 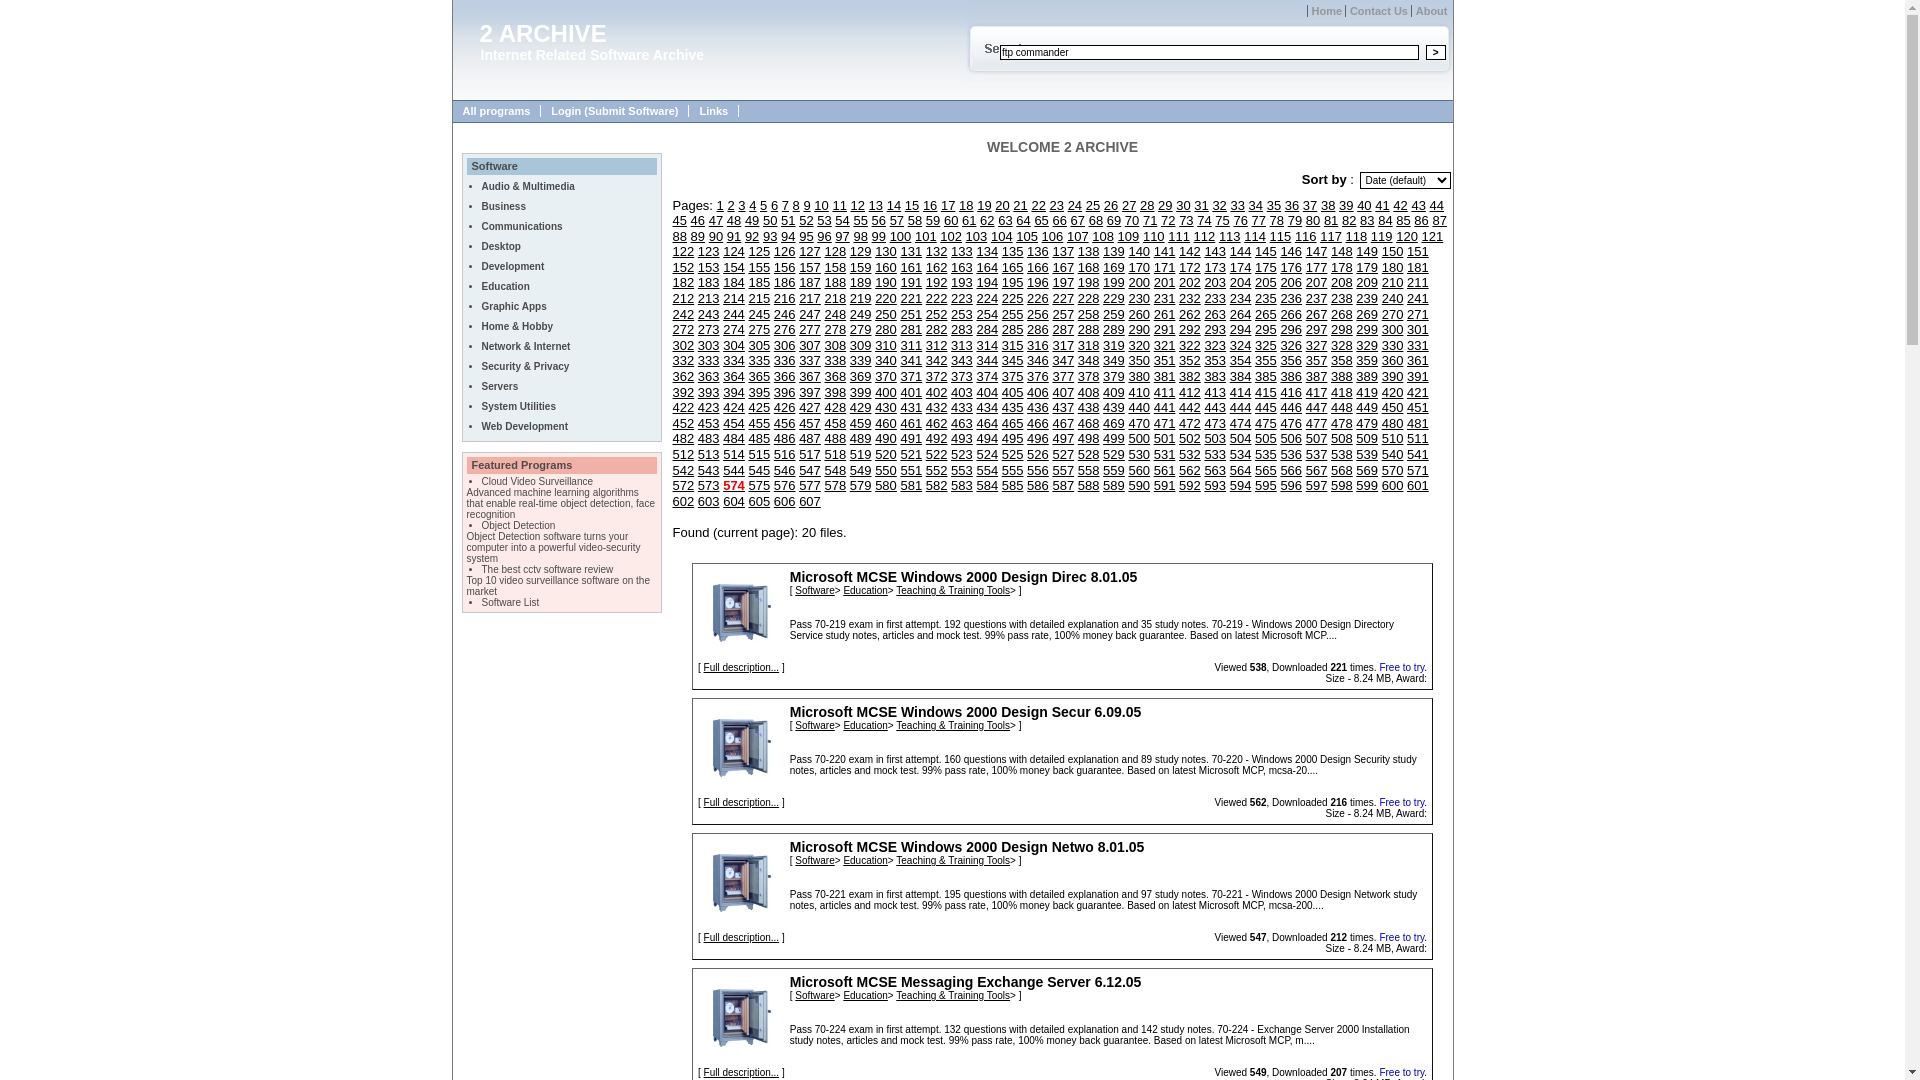 What do you see at coordinates (935, 298) in the screenshot?
I see `'222'` at bounding box center [935, 298].